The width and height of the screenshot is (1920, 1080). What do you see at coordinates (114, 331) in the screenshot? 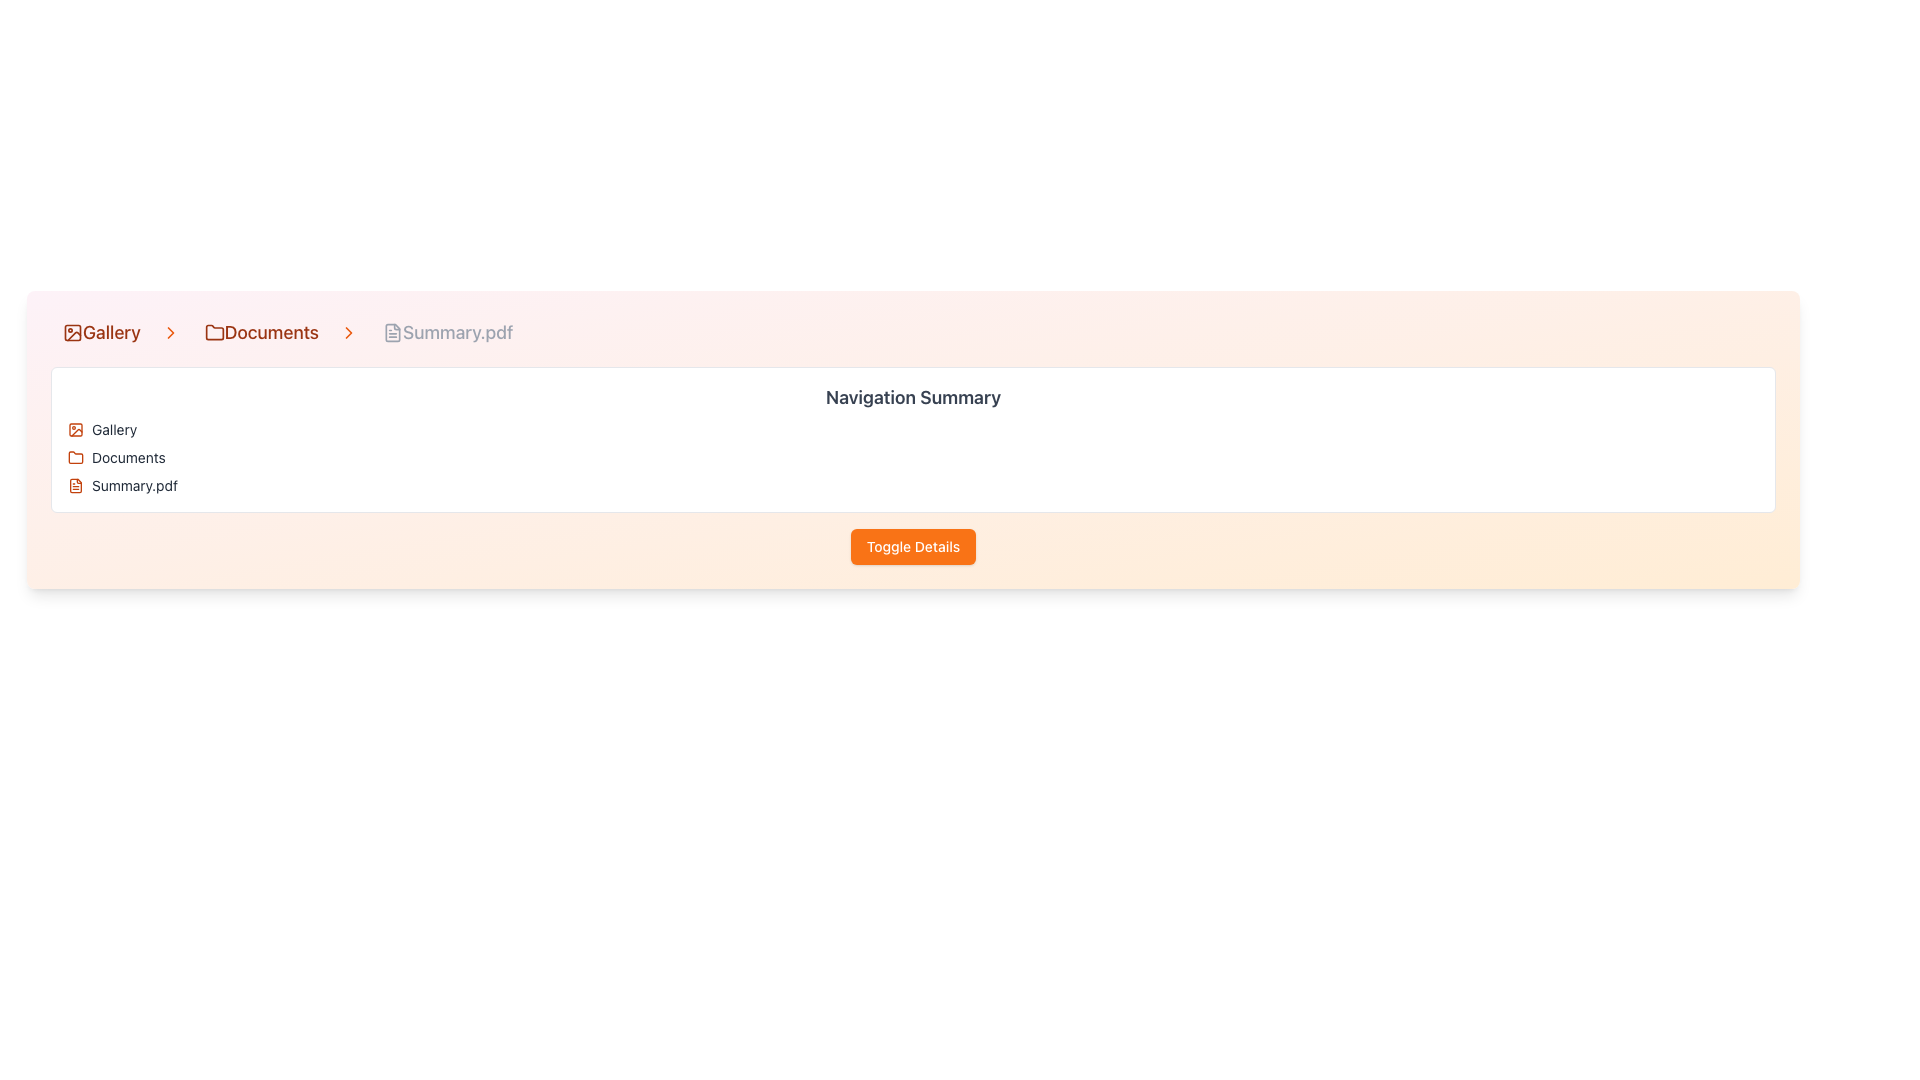
I see `the Breadcrumb Navigation Item labeled 'Gallery'` at bounding box center [114, 331].